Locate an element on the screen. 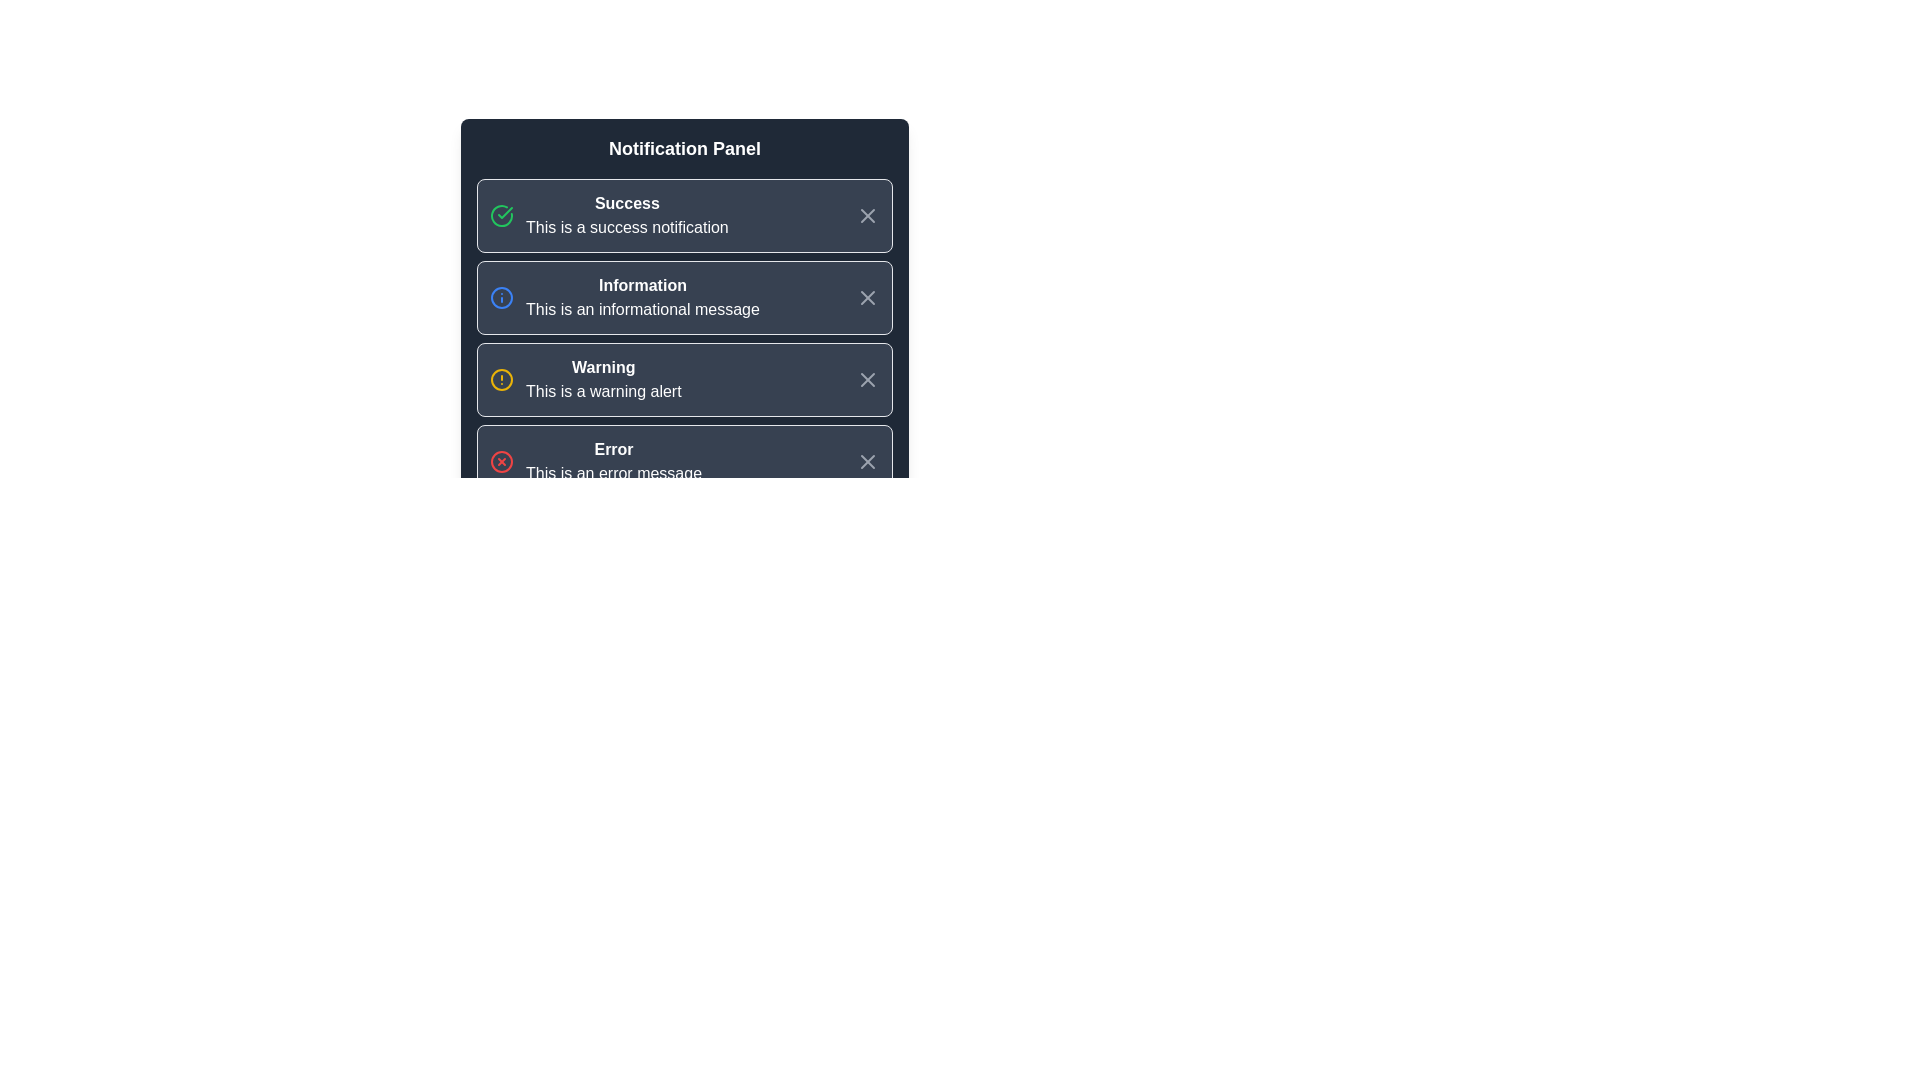 This screenshot has height=1080, width=1920. the 'Notification Panel' text label, which is styled in bold typography and located at the top center of the notification panel is located at coordinates (685, 148).